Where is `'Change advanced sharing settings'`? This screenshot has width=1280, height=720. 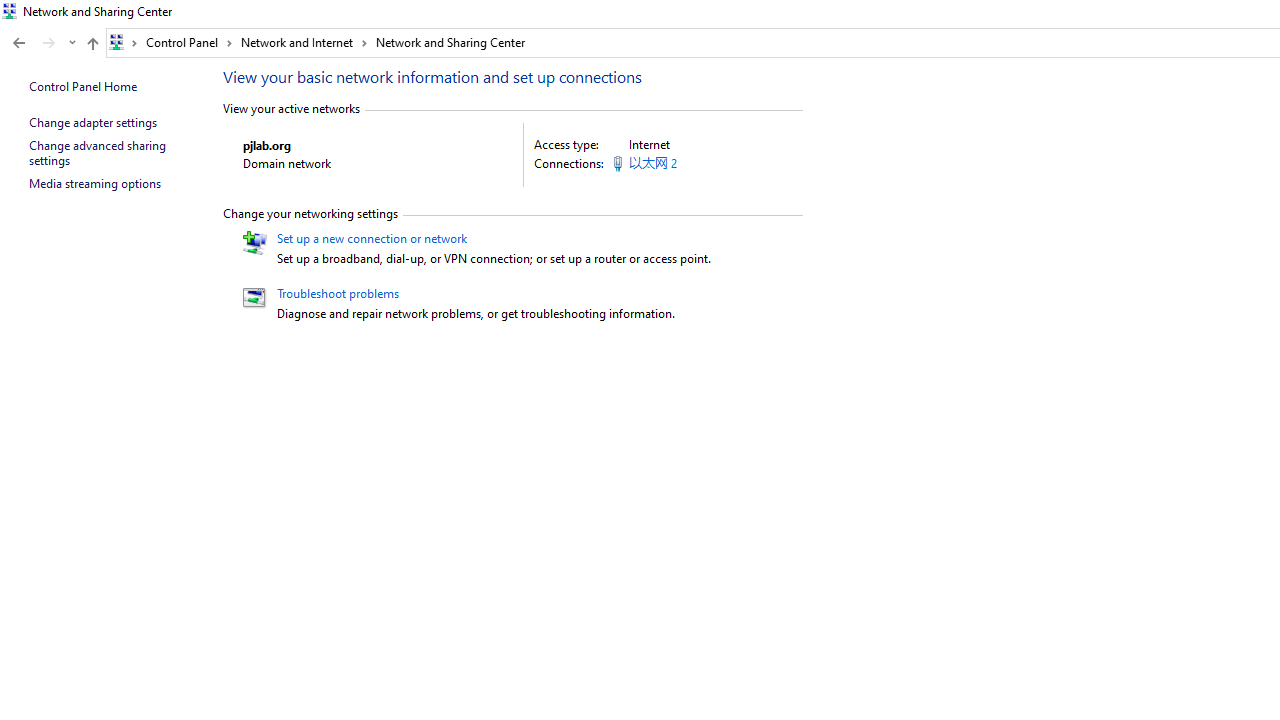
'Change advanced sharing settings' is located at coordinates (98, 152).